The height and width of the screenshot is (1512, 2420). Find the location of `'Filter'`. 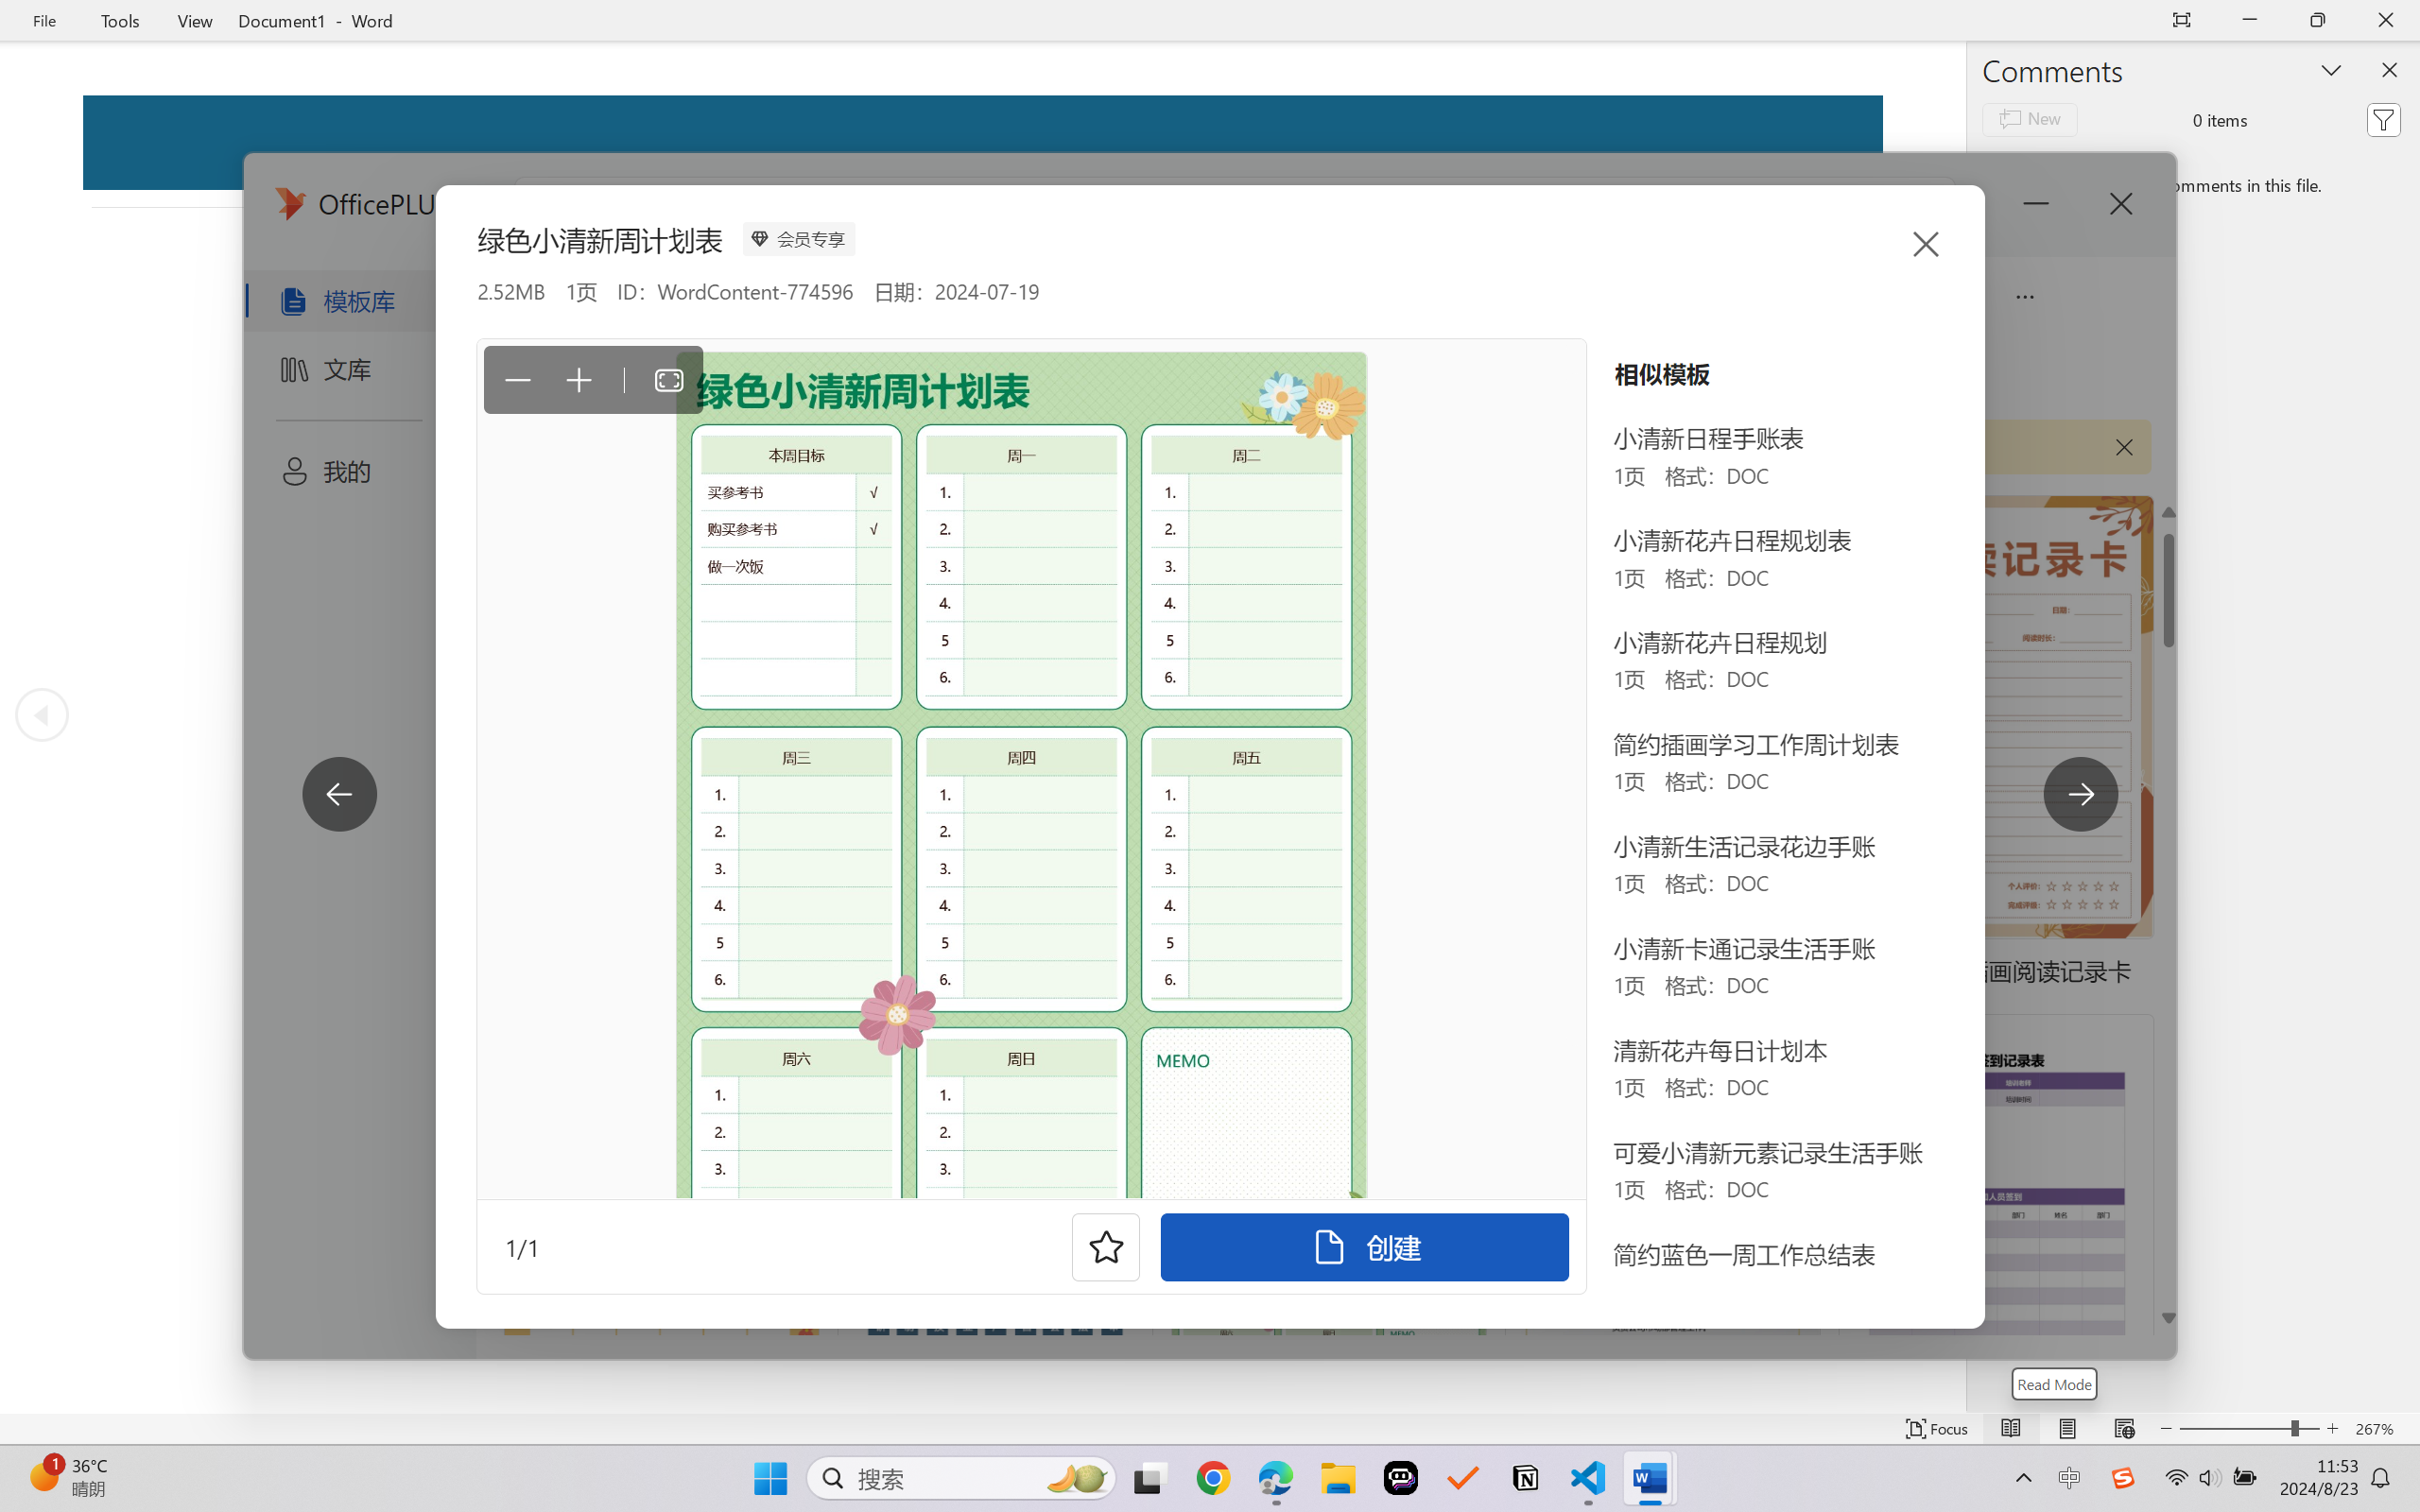

'Filter' is located at coordinates (2383, 120).